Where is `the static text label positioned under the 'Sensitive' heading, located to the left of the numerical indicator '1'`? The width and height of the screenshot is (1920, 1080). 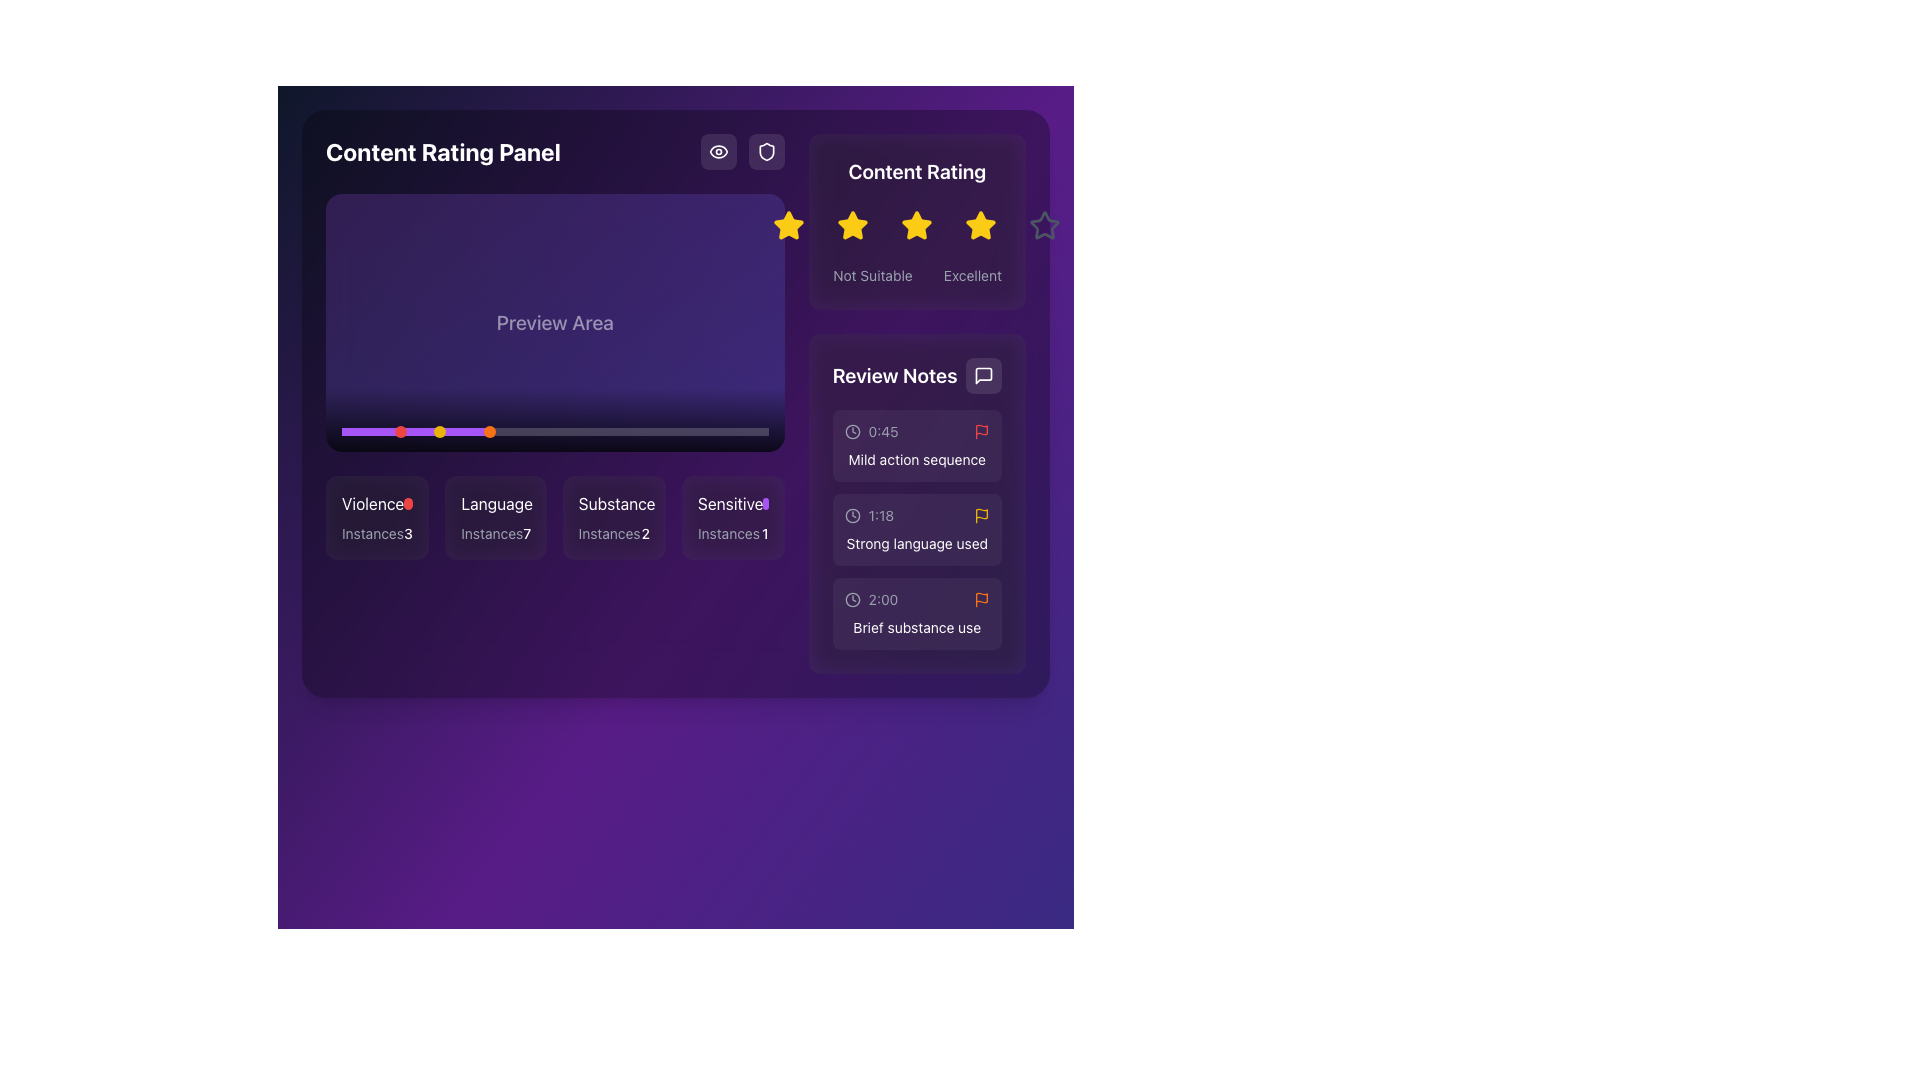
the static text label positioned under the 'Sensitive' heading, located to the left of the numerical indicator '1' is located at coordinates (728, 532).